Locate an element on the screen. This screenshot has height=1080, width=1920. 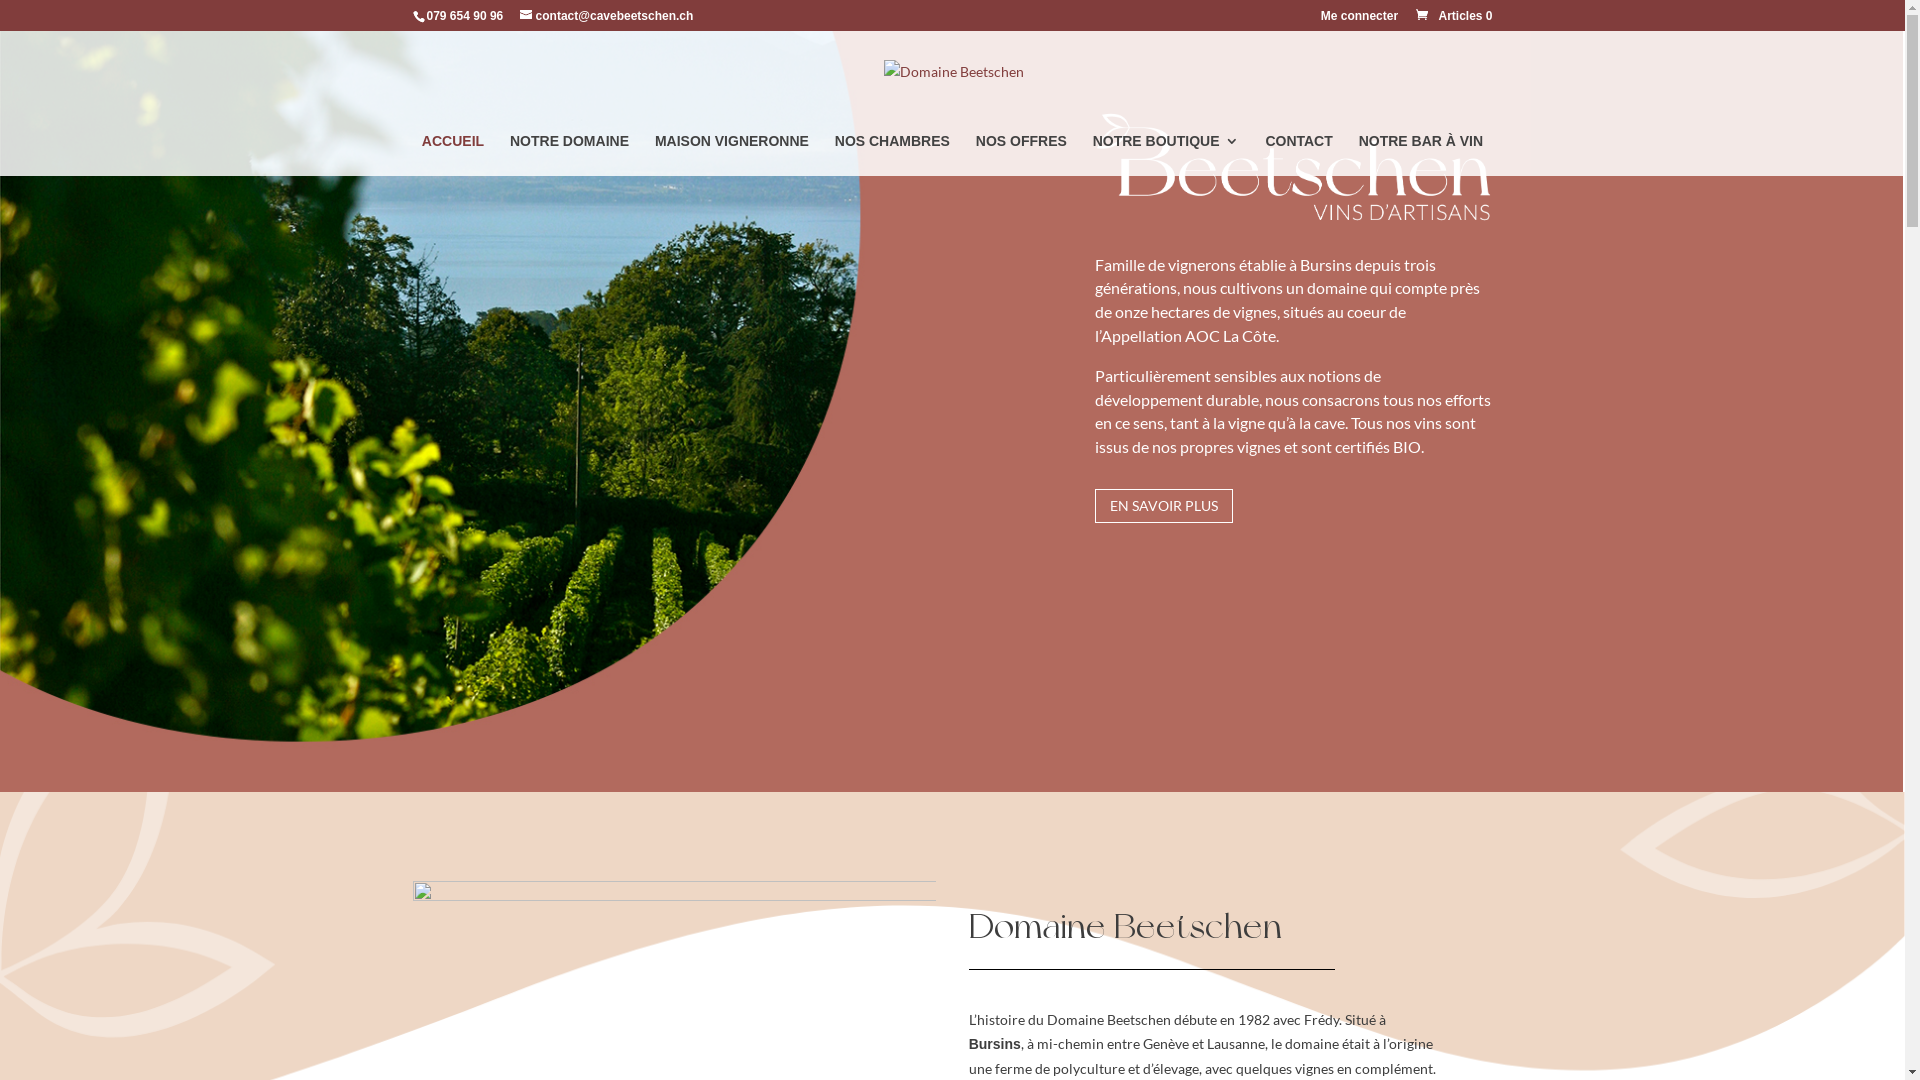
'Articles 0' is located at coordinates (1411, 15).